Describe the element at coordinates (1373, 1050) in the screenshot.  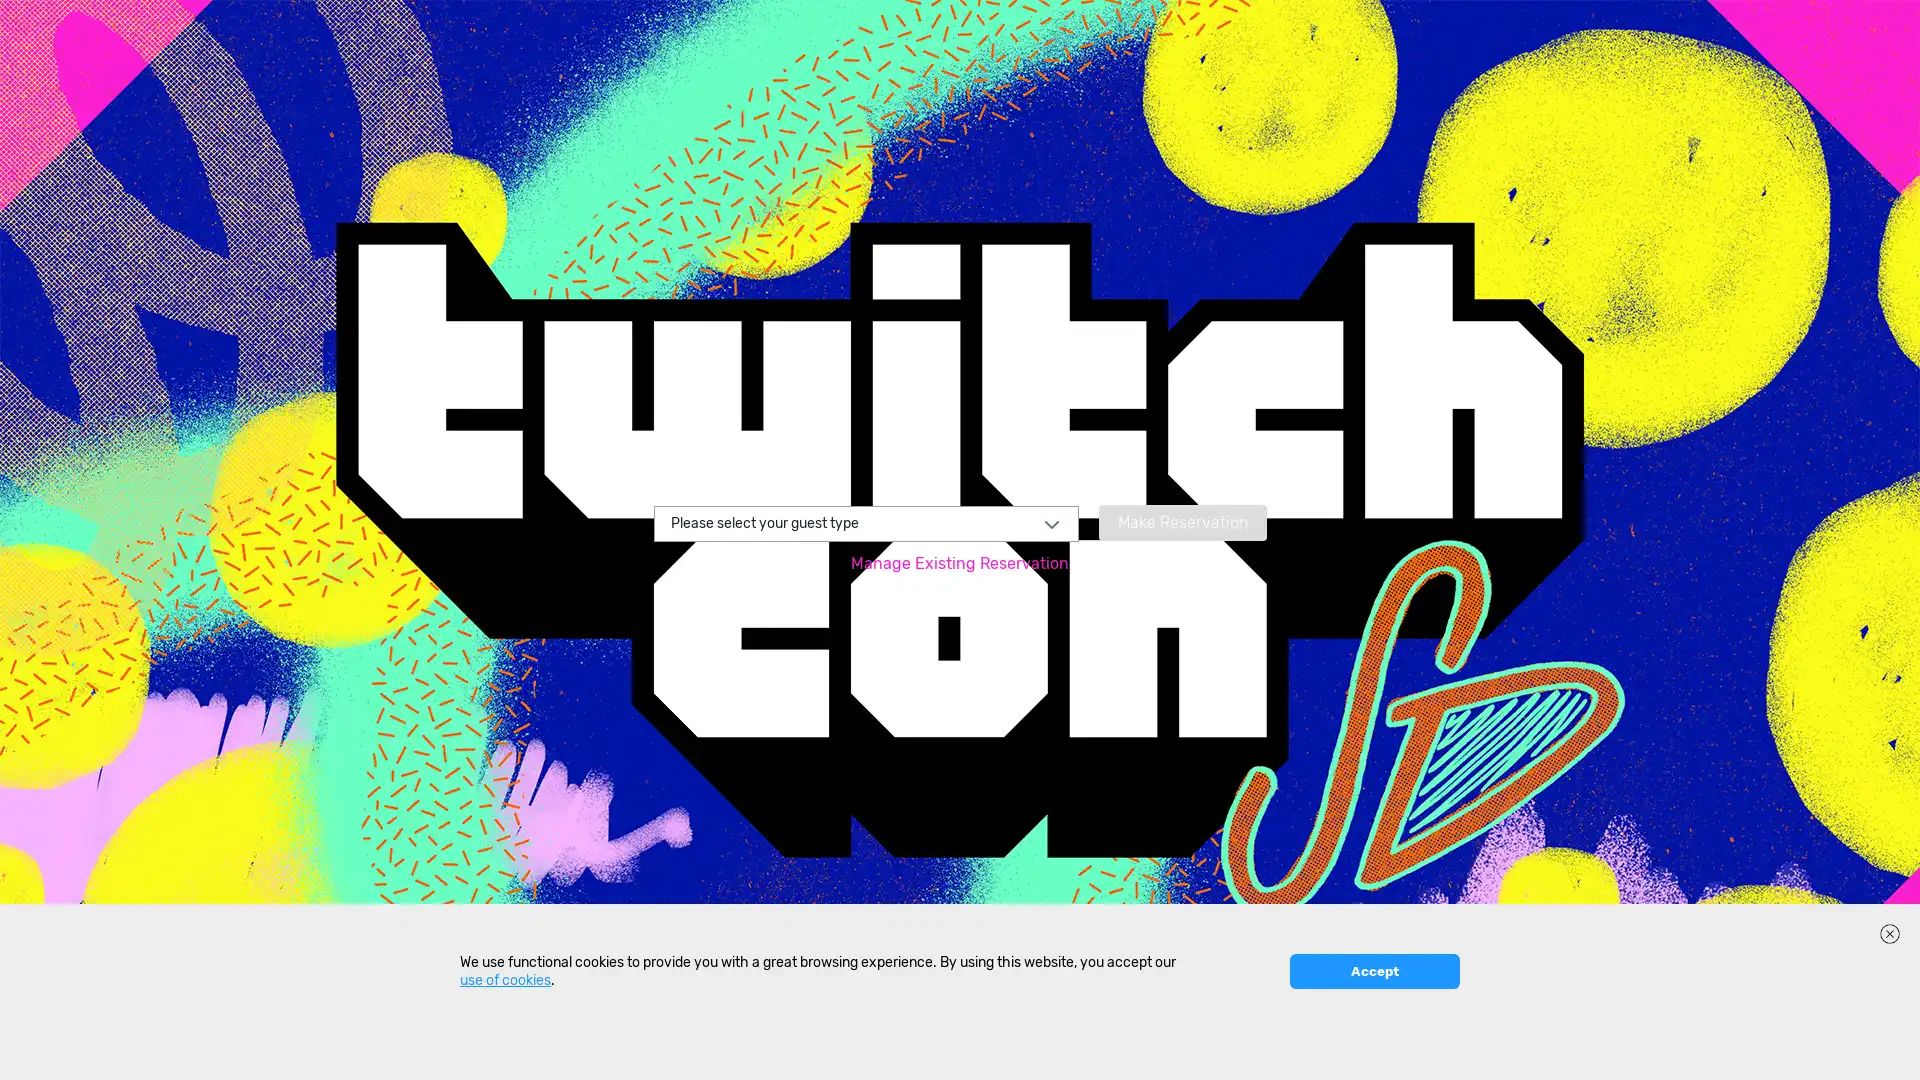
I see `Accept` at that location.